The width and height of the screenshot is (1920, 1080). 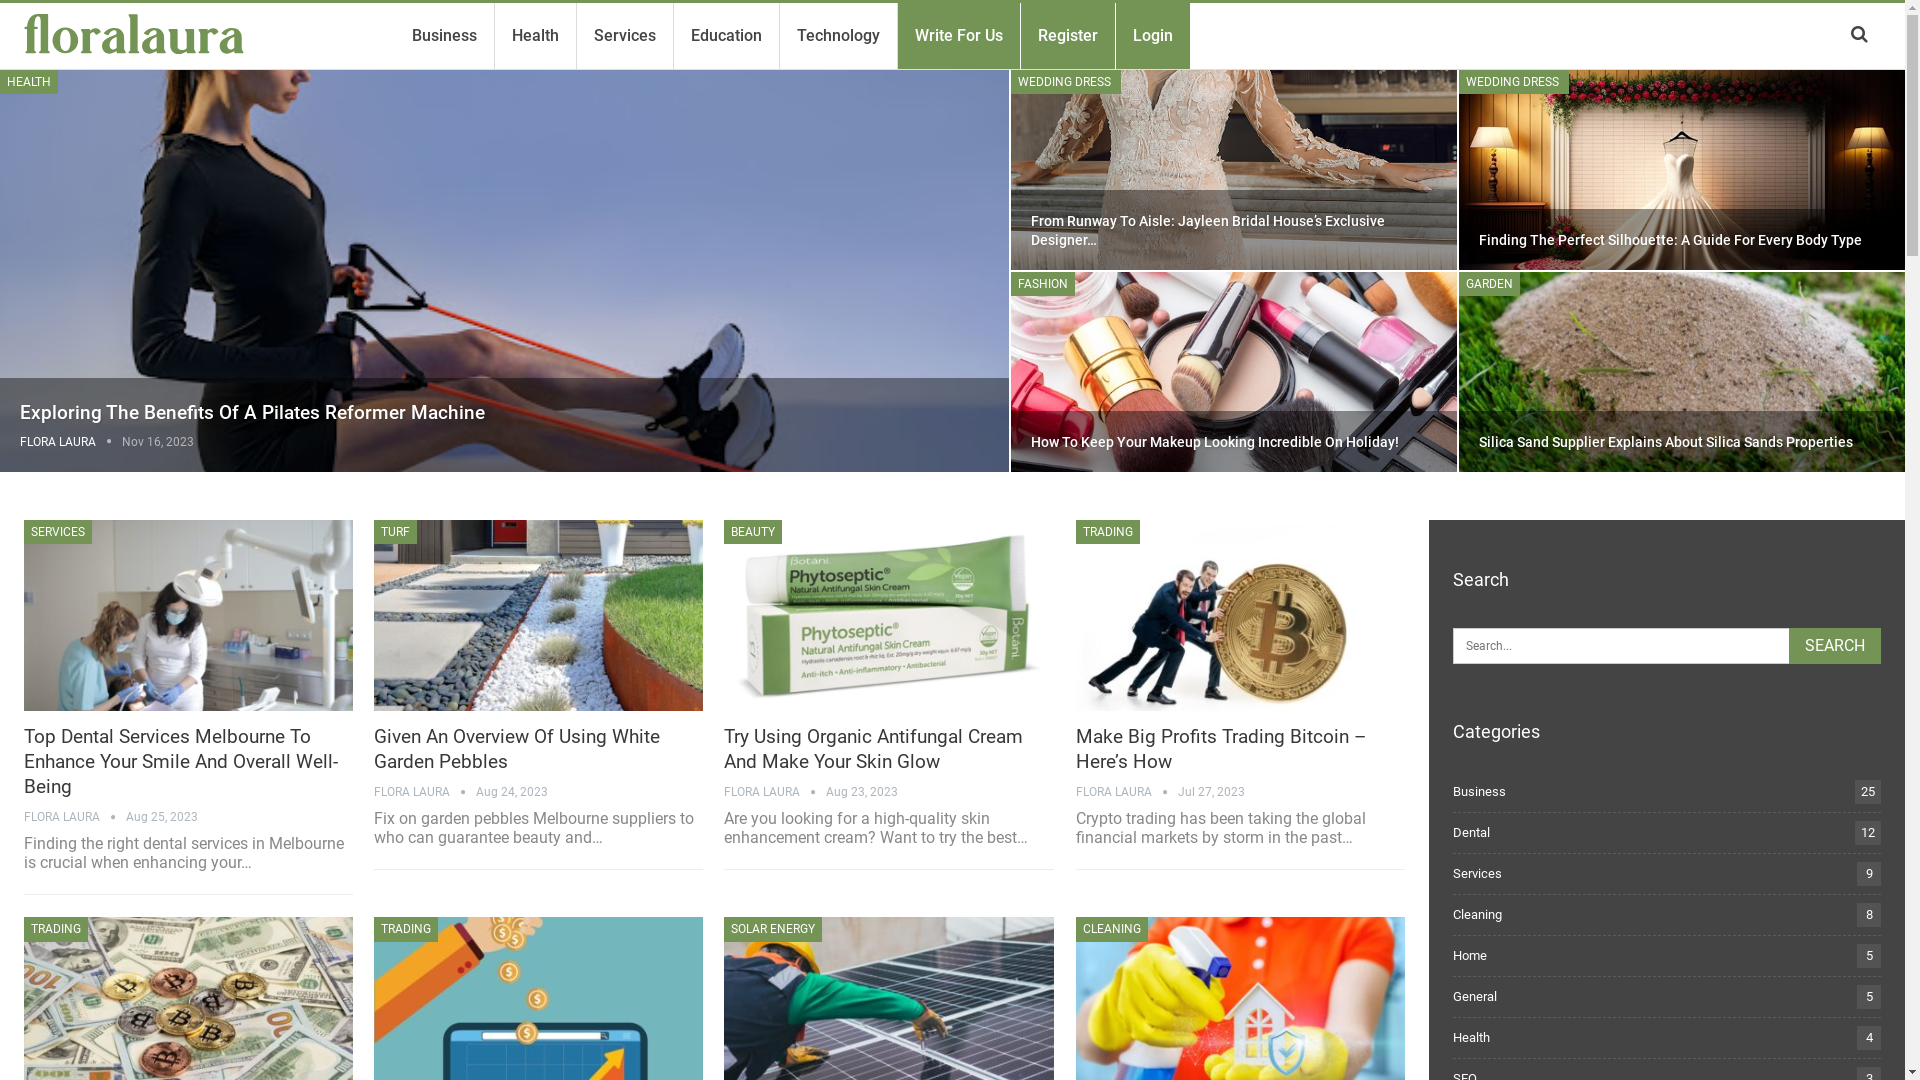 I want to click on 'How To Keep Your Makeup Looking Incredible On Holiday!', so click(x=1232, y=371).